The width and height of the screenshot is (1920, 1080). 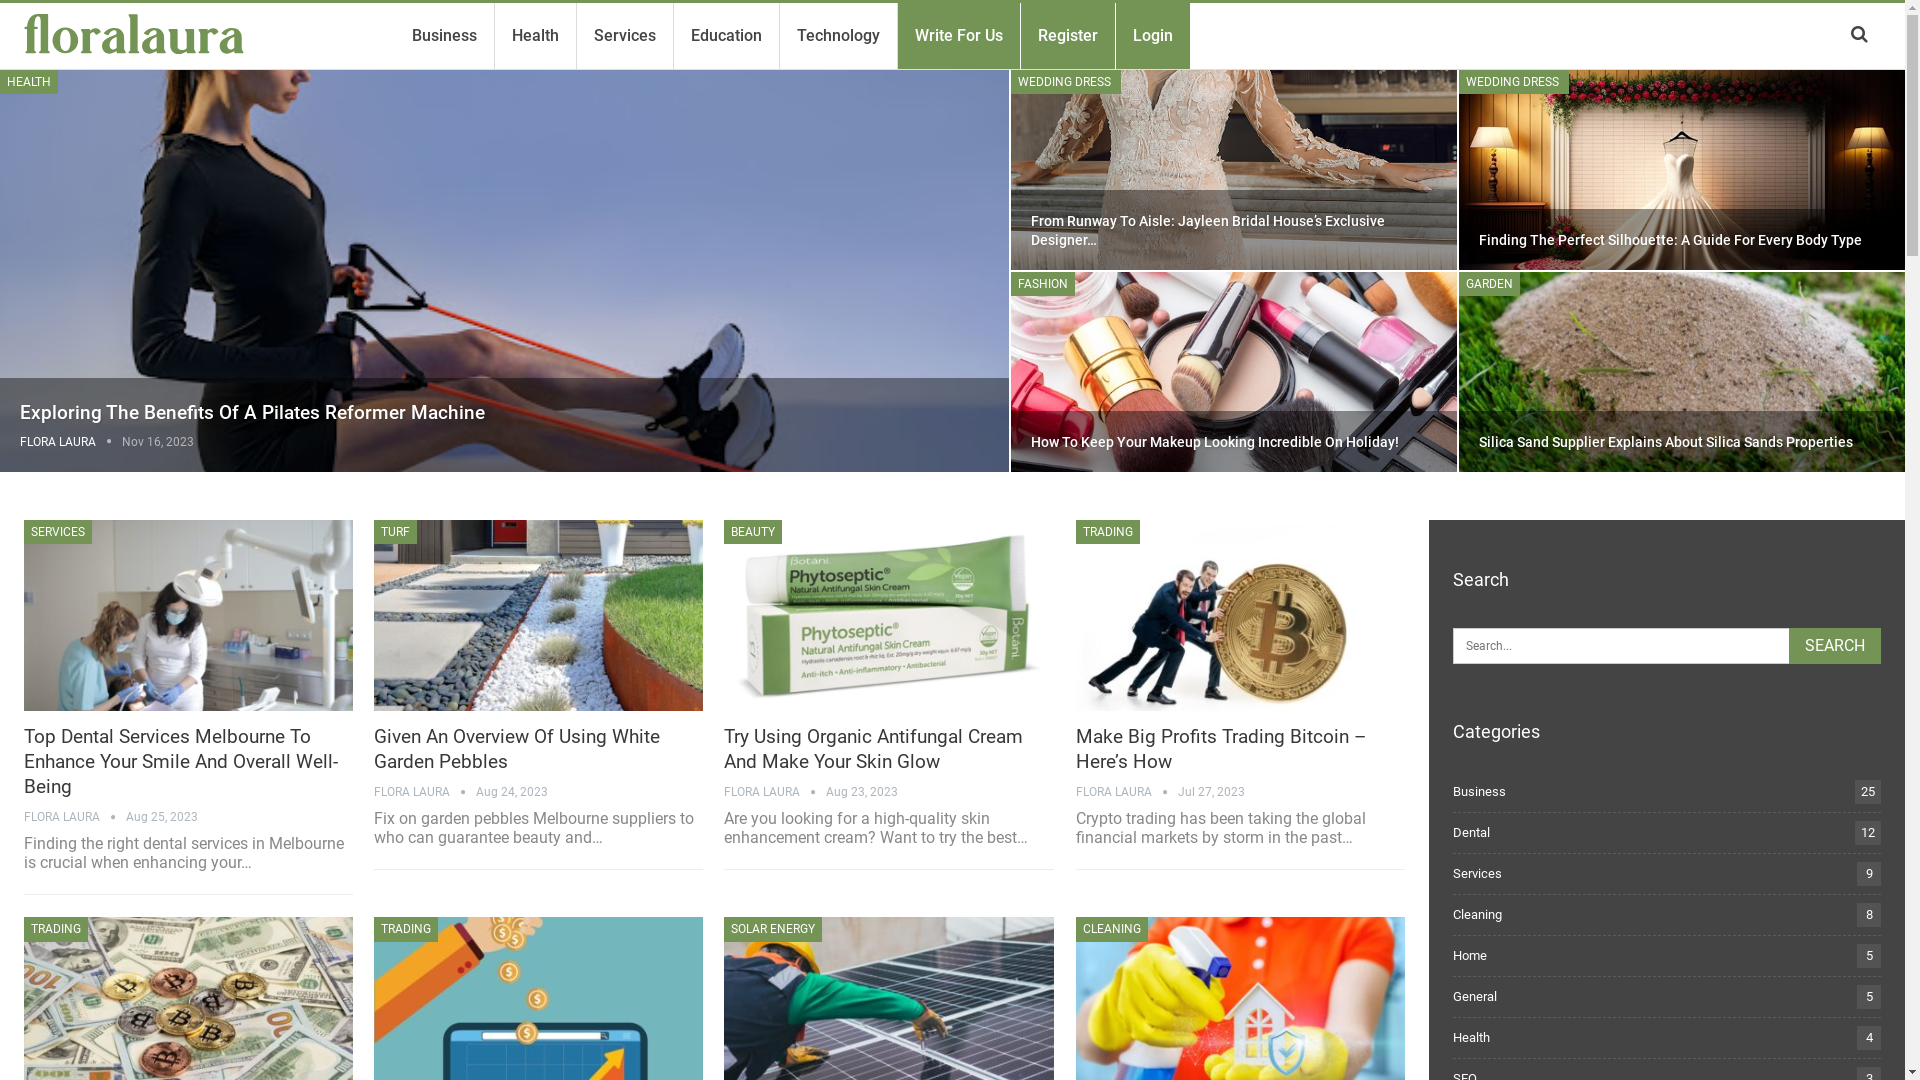 I want to click on 'How To Keep Your Makeup Looking Incredible On Holiday!', so click(x=1232, y=371).